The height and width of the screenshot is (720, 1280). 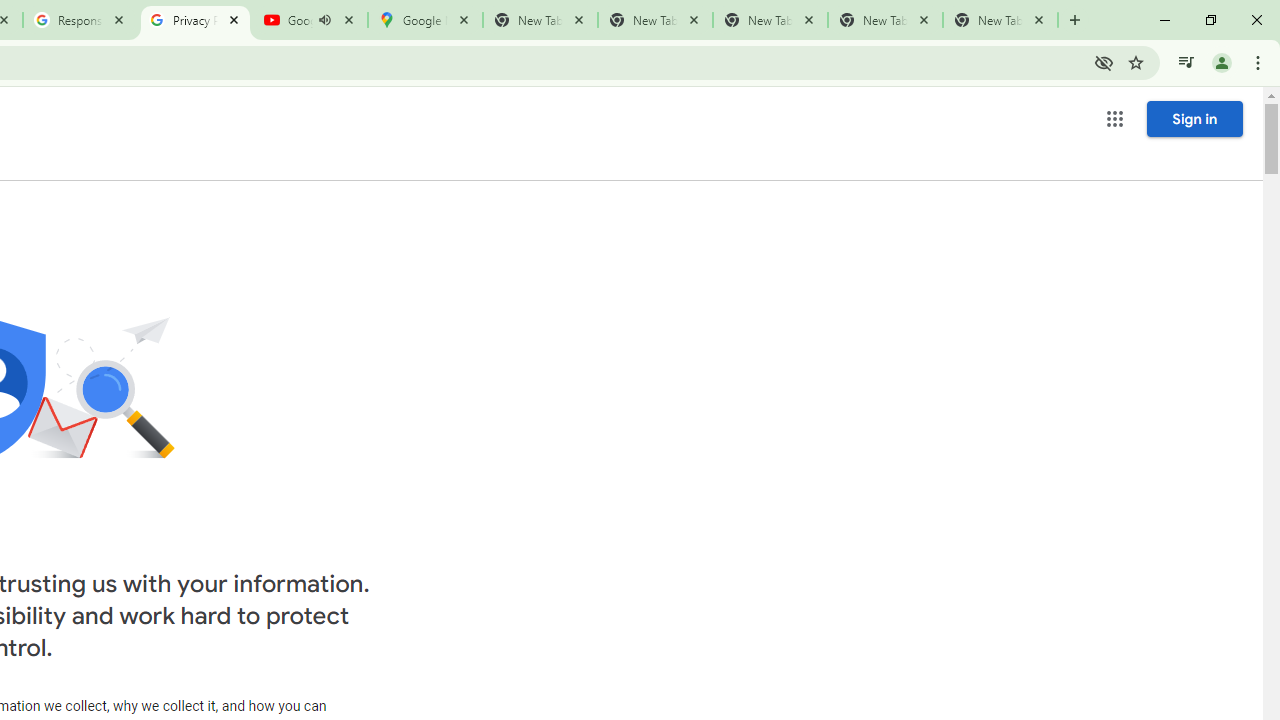 I want to click on 'Google Maps', so click(x=423, y=20).